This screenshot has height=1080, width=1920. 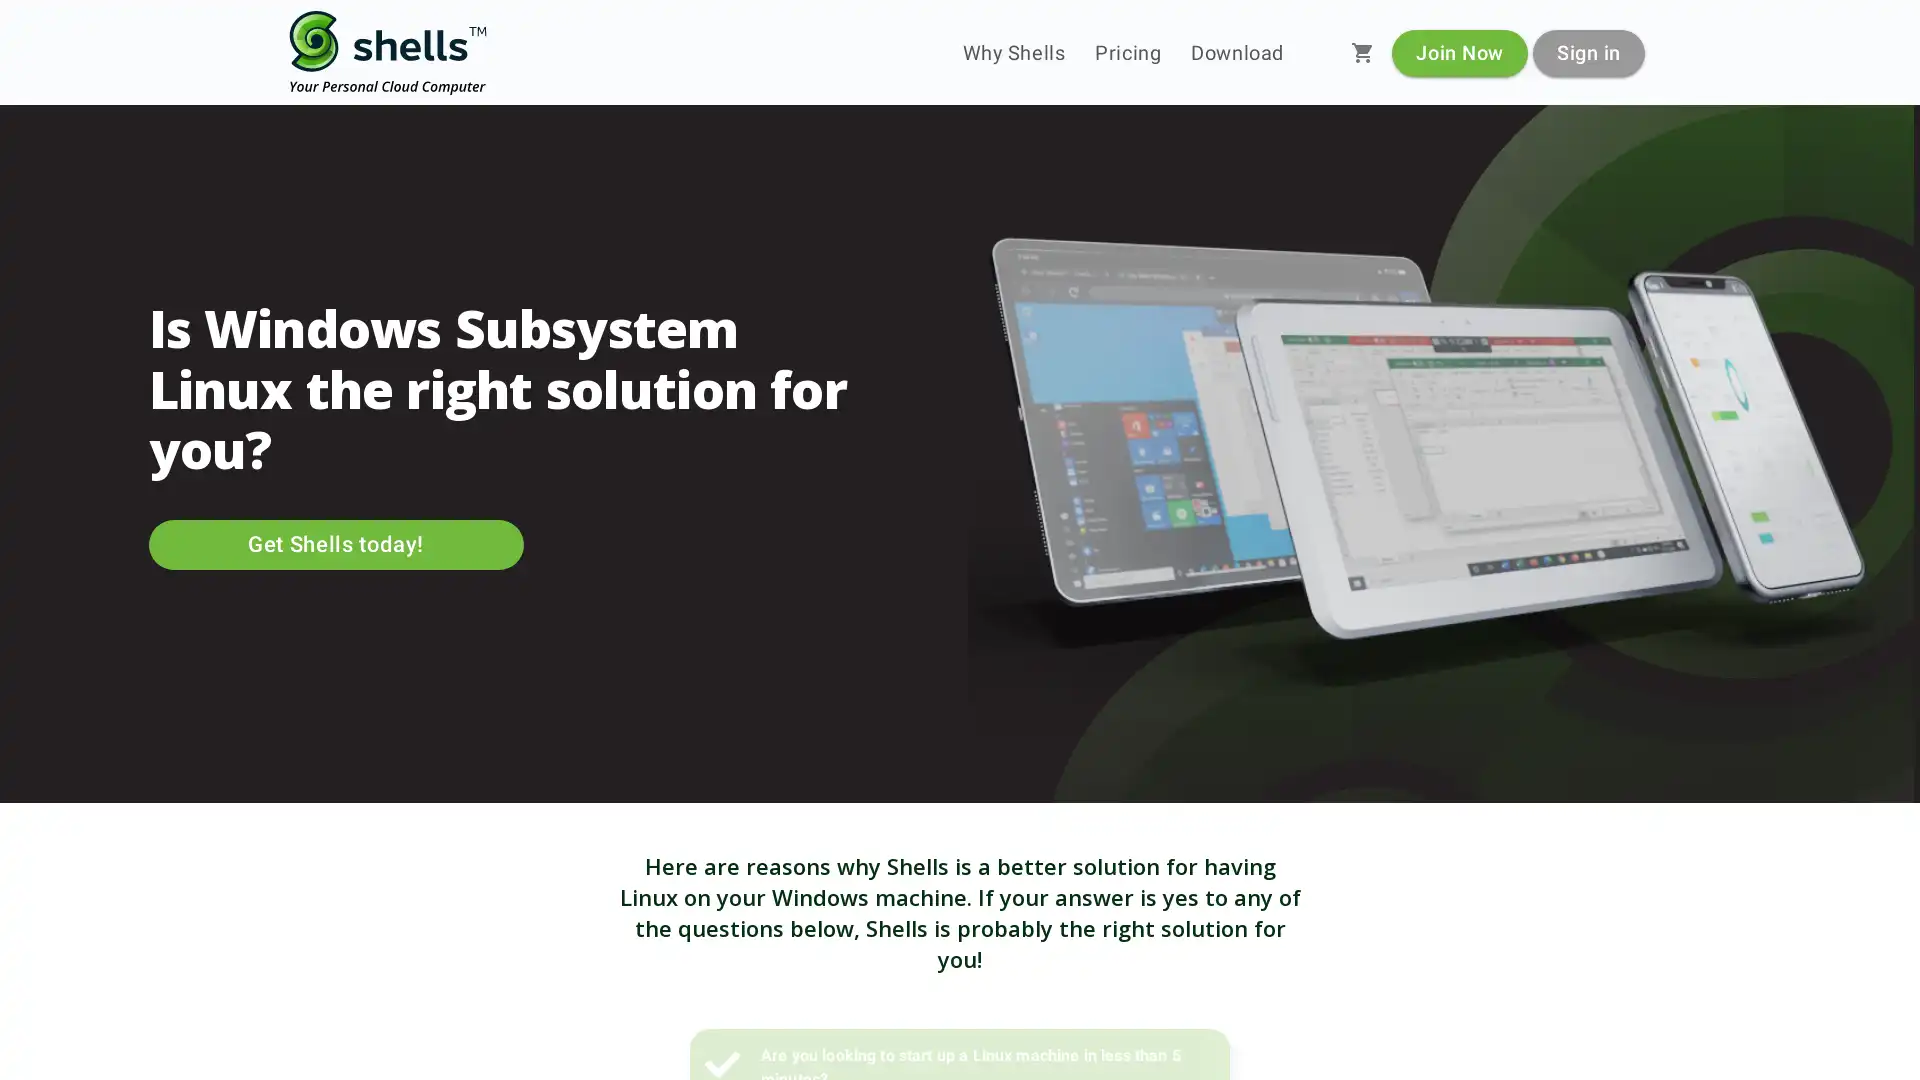 What do you see at coordinates (1128, 52) in the screenshot?
I see `Pricing` at bounding box center [1128, 52].